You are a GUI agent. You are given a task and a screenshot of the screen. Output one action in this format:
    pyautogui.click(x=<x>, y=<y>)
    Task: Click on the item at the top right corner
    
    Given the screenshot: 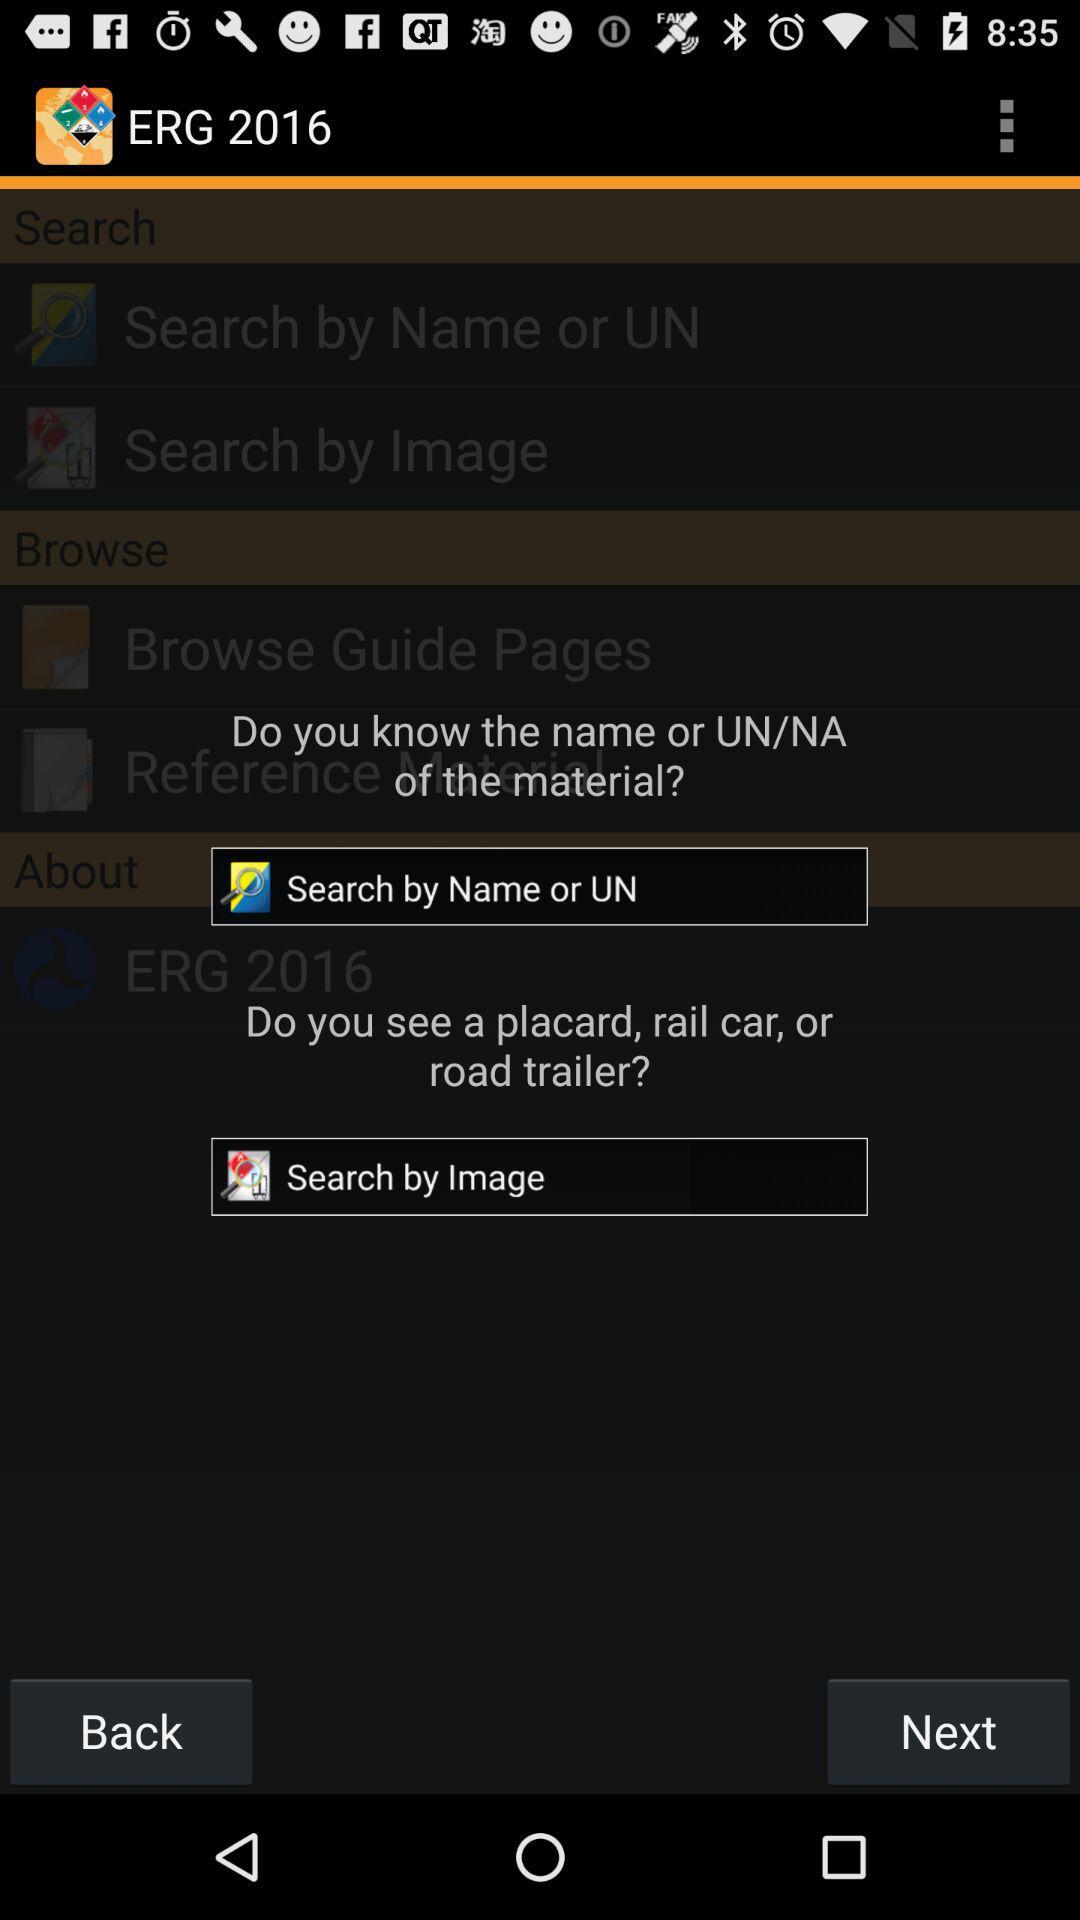 What is the action you would take?
    pyautogui.click(x=1006, y=124)
    